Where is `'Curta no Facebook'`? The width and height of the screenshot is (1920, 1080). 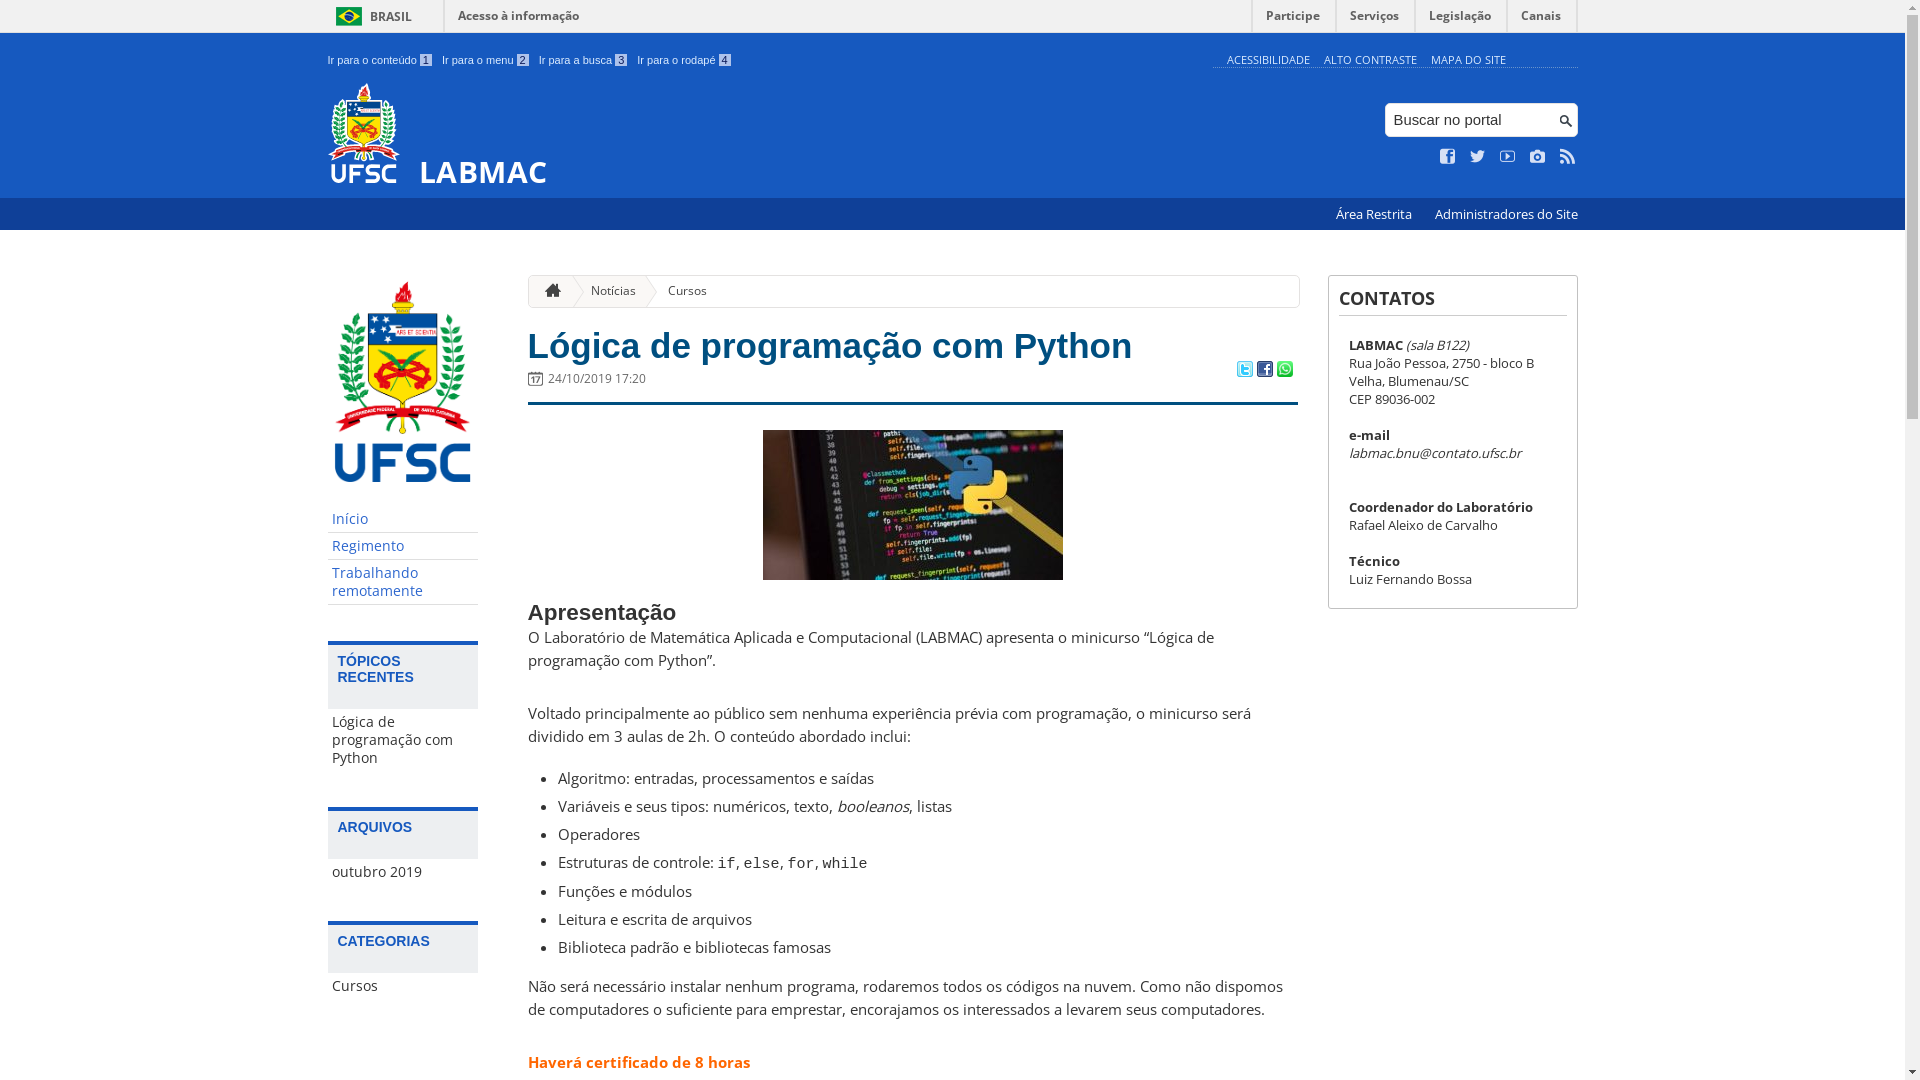 'Curta no Facebook' is located at coordinates (1440, 156).